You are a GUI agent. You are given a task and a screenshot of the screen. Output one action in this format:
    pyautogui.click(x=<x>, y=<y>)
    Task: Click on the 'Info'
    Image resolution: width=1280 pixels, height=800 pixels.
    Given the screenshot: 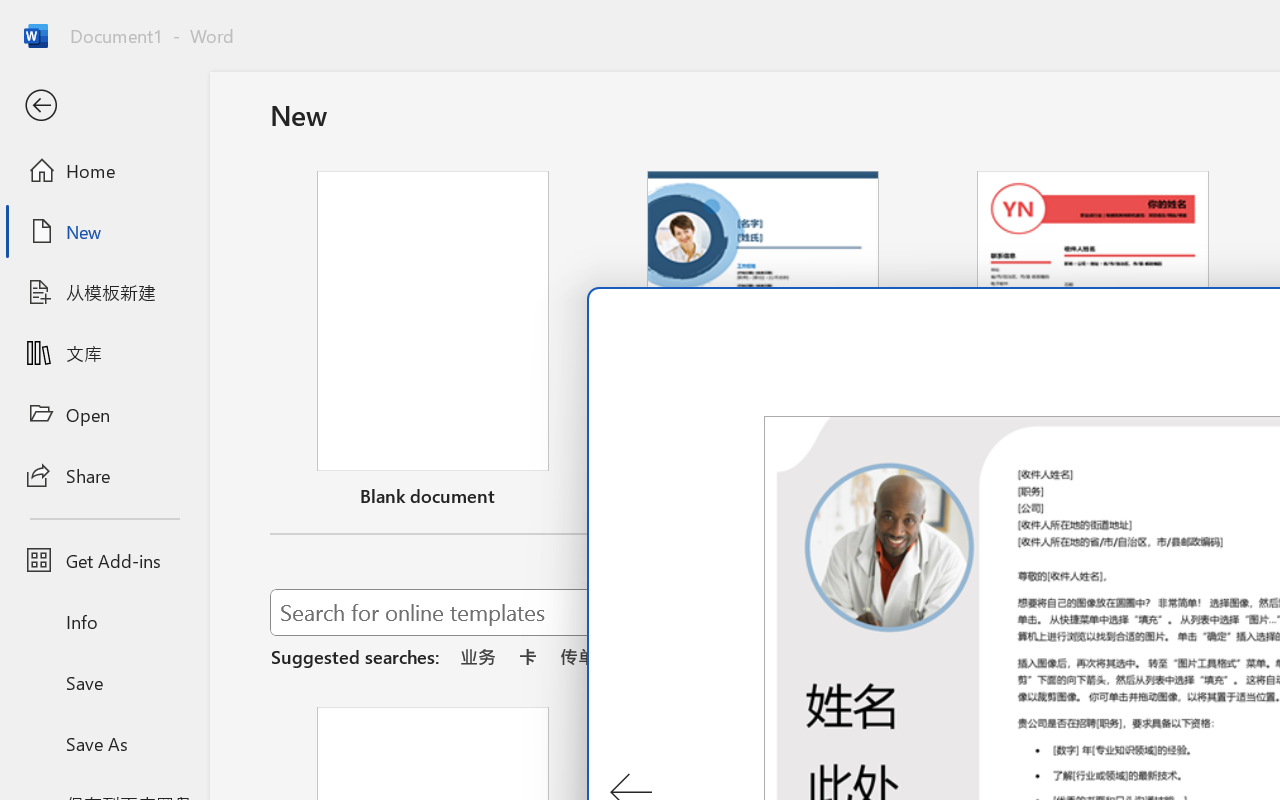 What is the action you would take?
    pyautogui.click(x=103, y=621)
    